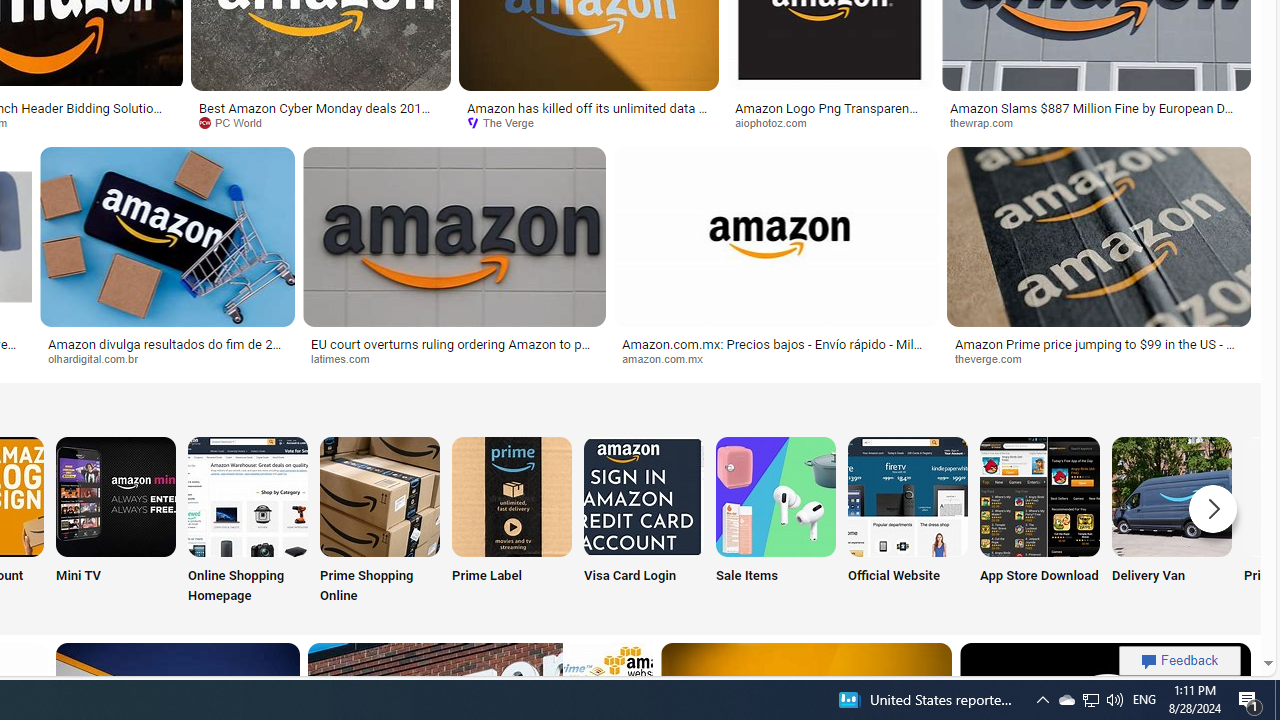 This screenshot has height=720, width=1280. I want to click on 'Amazon Mini TV Mini TV', so click(115, 521).